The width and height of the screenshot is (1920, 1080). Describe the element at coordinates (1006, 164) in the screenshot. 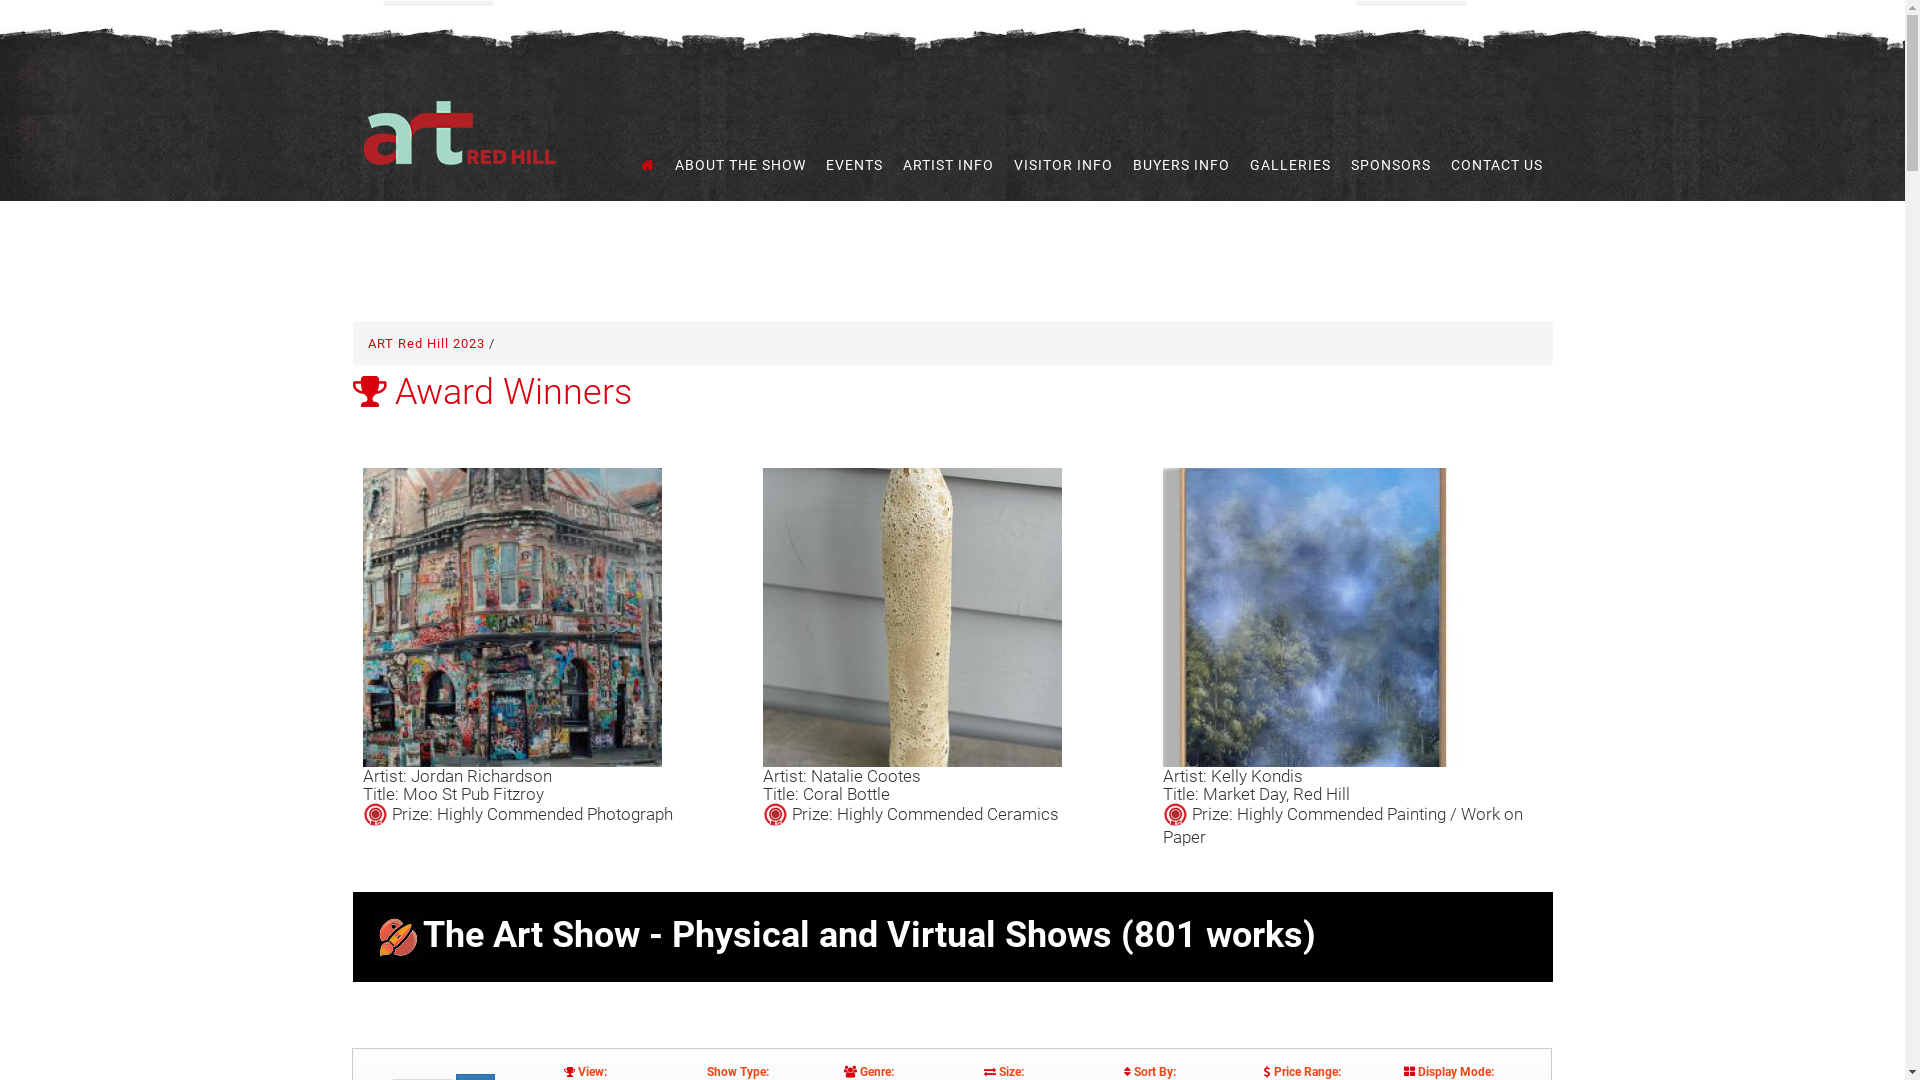

I see `'VISITOR INFO'` at that location.